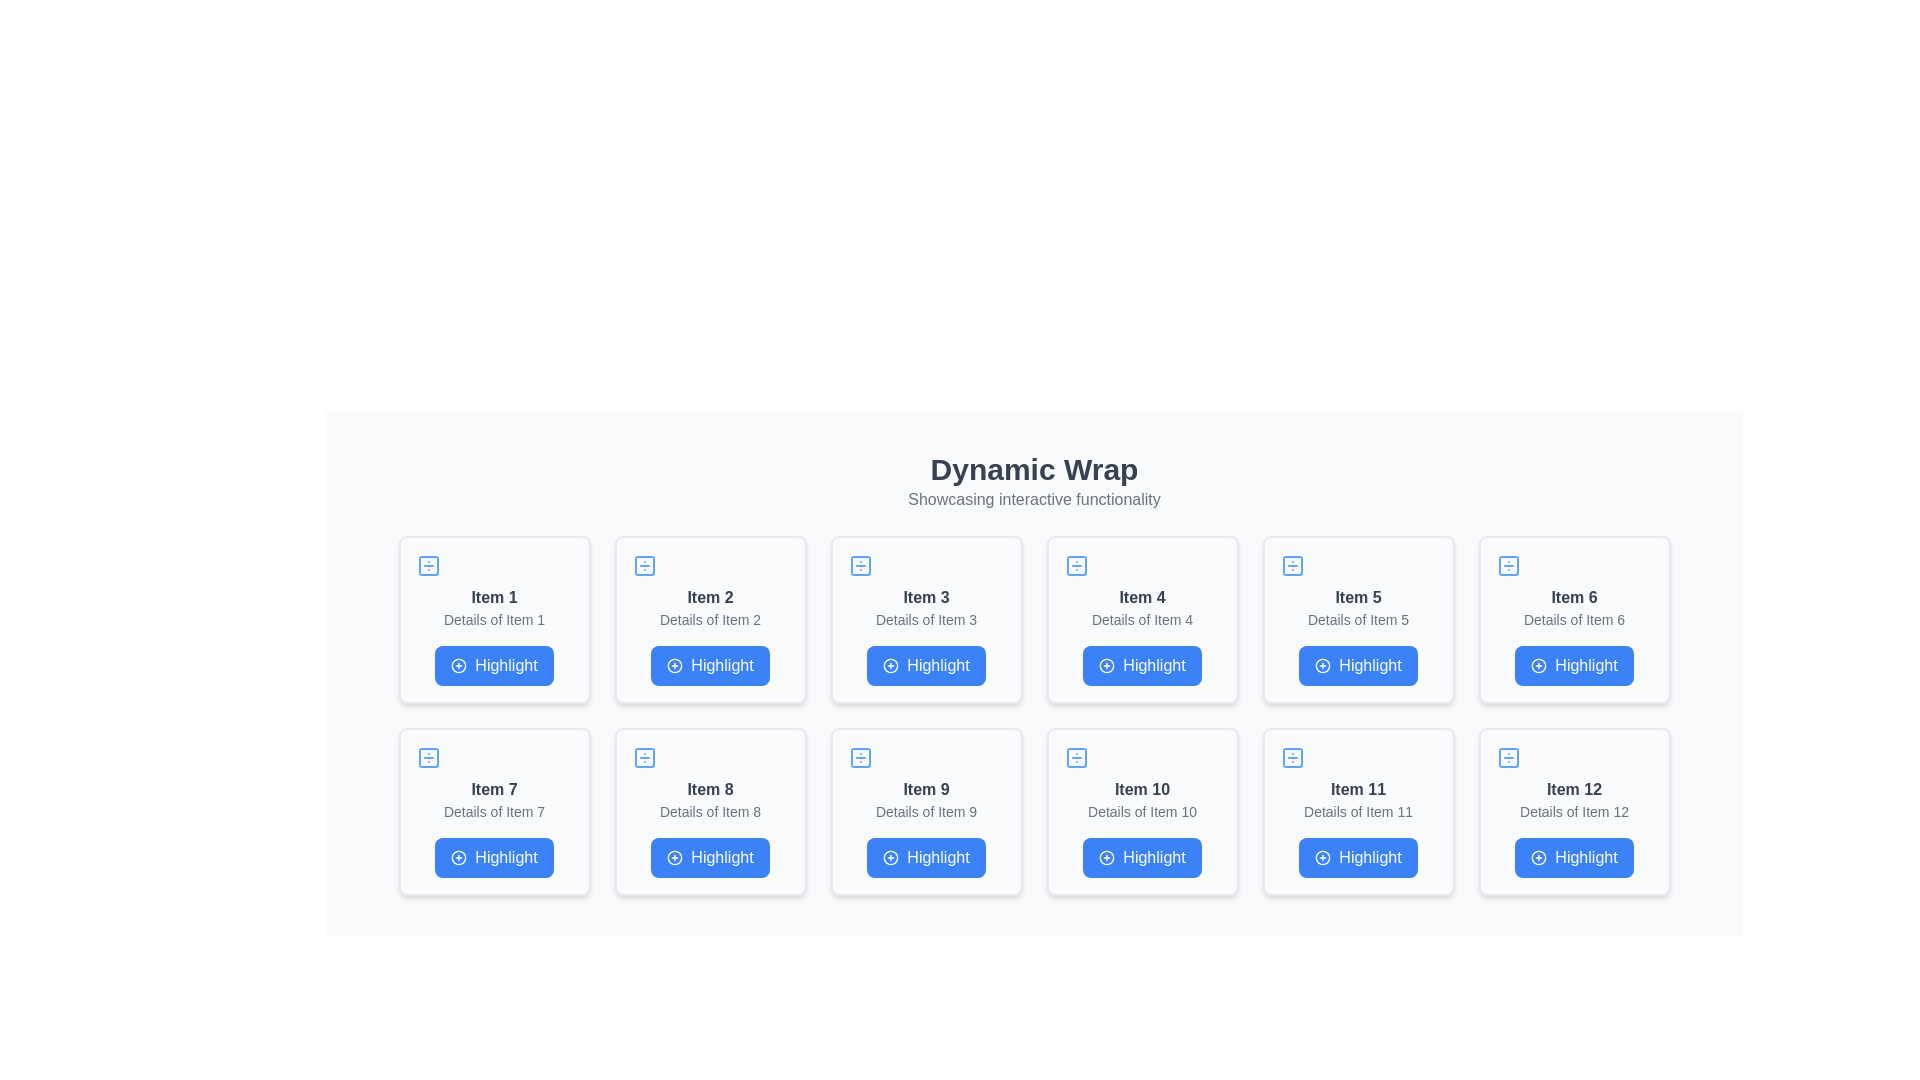 This screenshot has height=1080, width=1920. What do you see at coordinates (1573, 812) in the screenshot?
I see `the interactive card labeled 'Item 12' which contains a button labeled 'Highlight' and is located in the fourth row and third column of the grid layout` at bounding box center [1573, 812].